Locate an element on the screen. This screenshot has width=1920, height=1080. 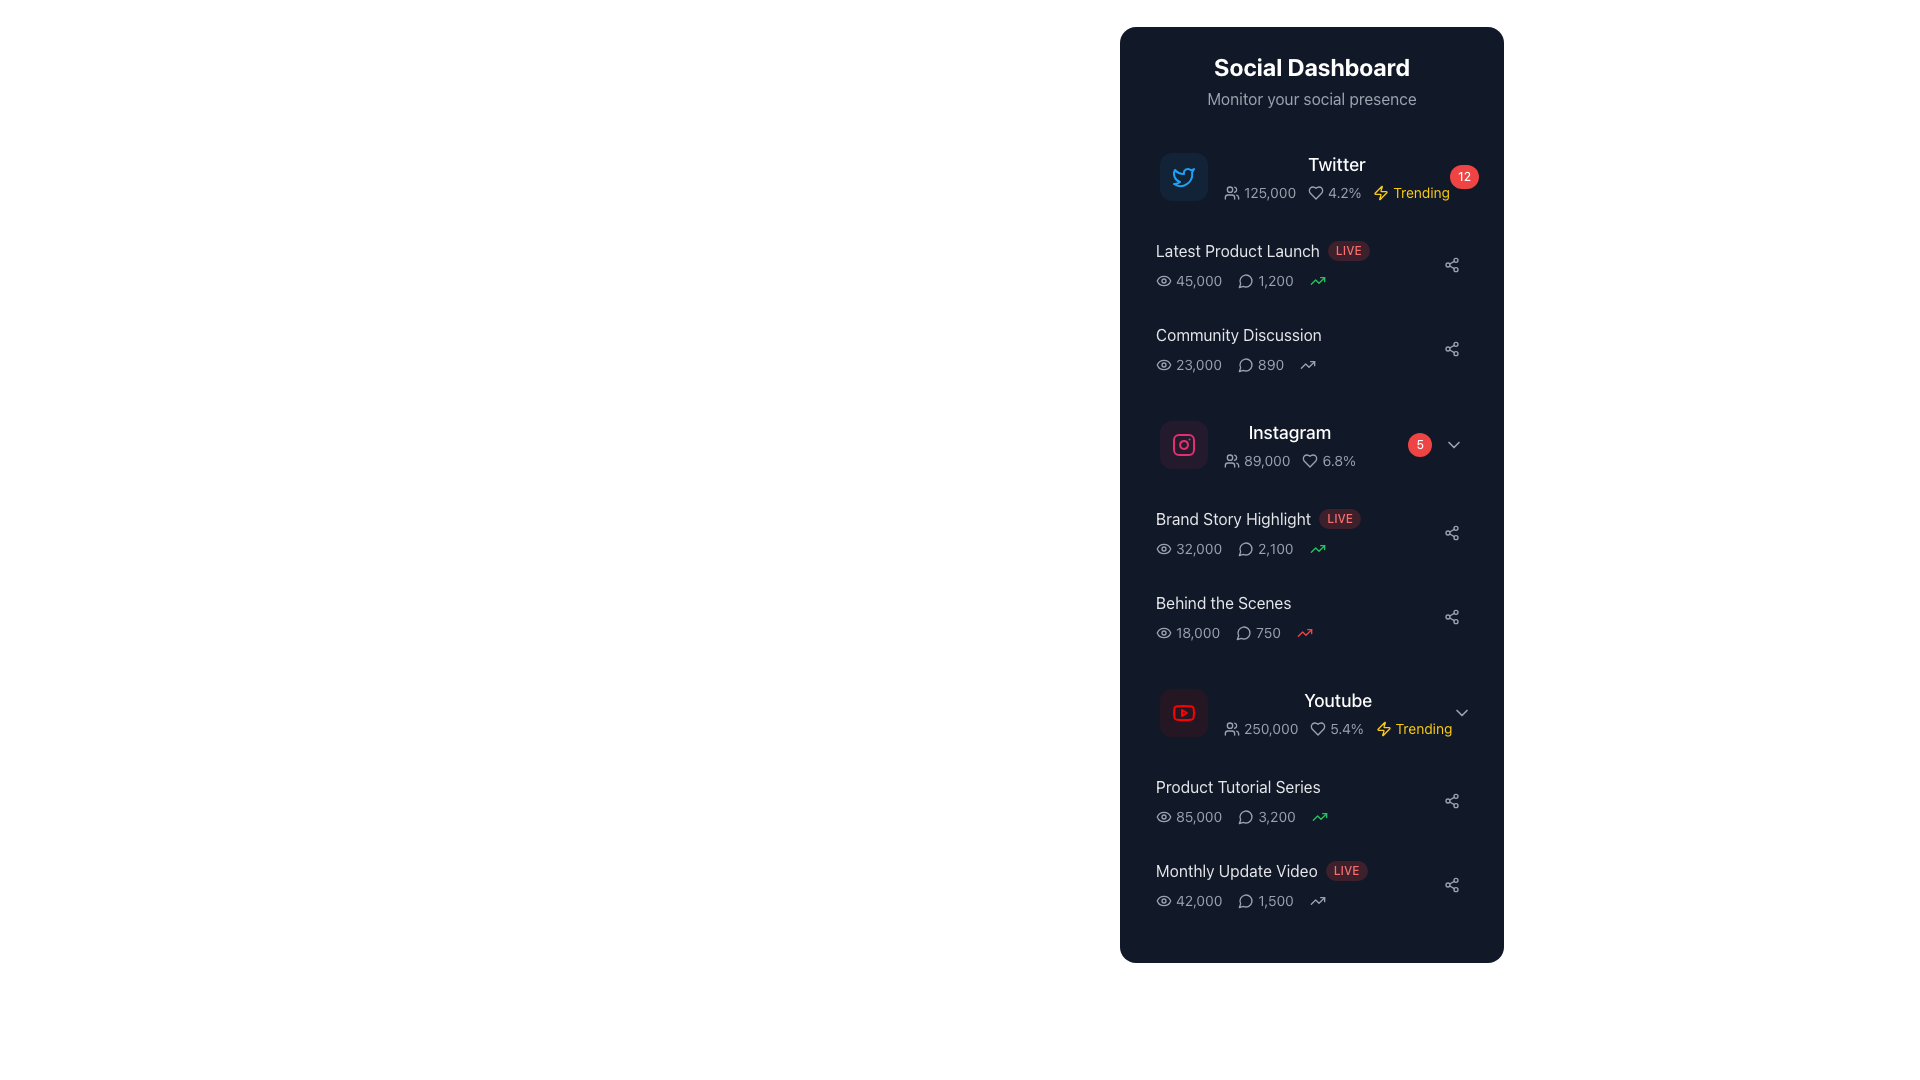
the share icon button, which is a minimalistic gray outline of a connected nodes diagram located at the rightmost side of the 'Product Tutorial Series' list item is located at coordinates (1451, 800).